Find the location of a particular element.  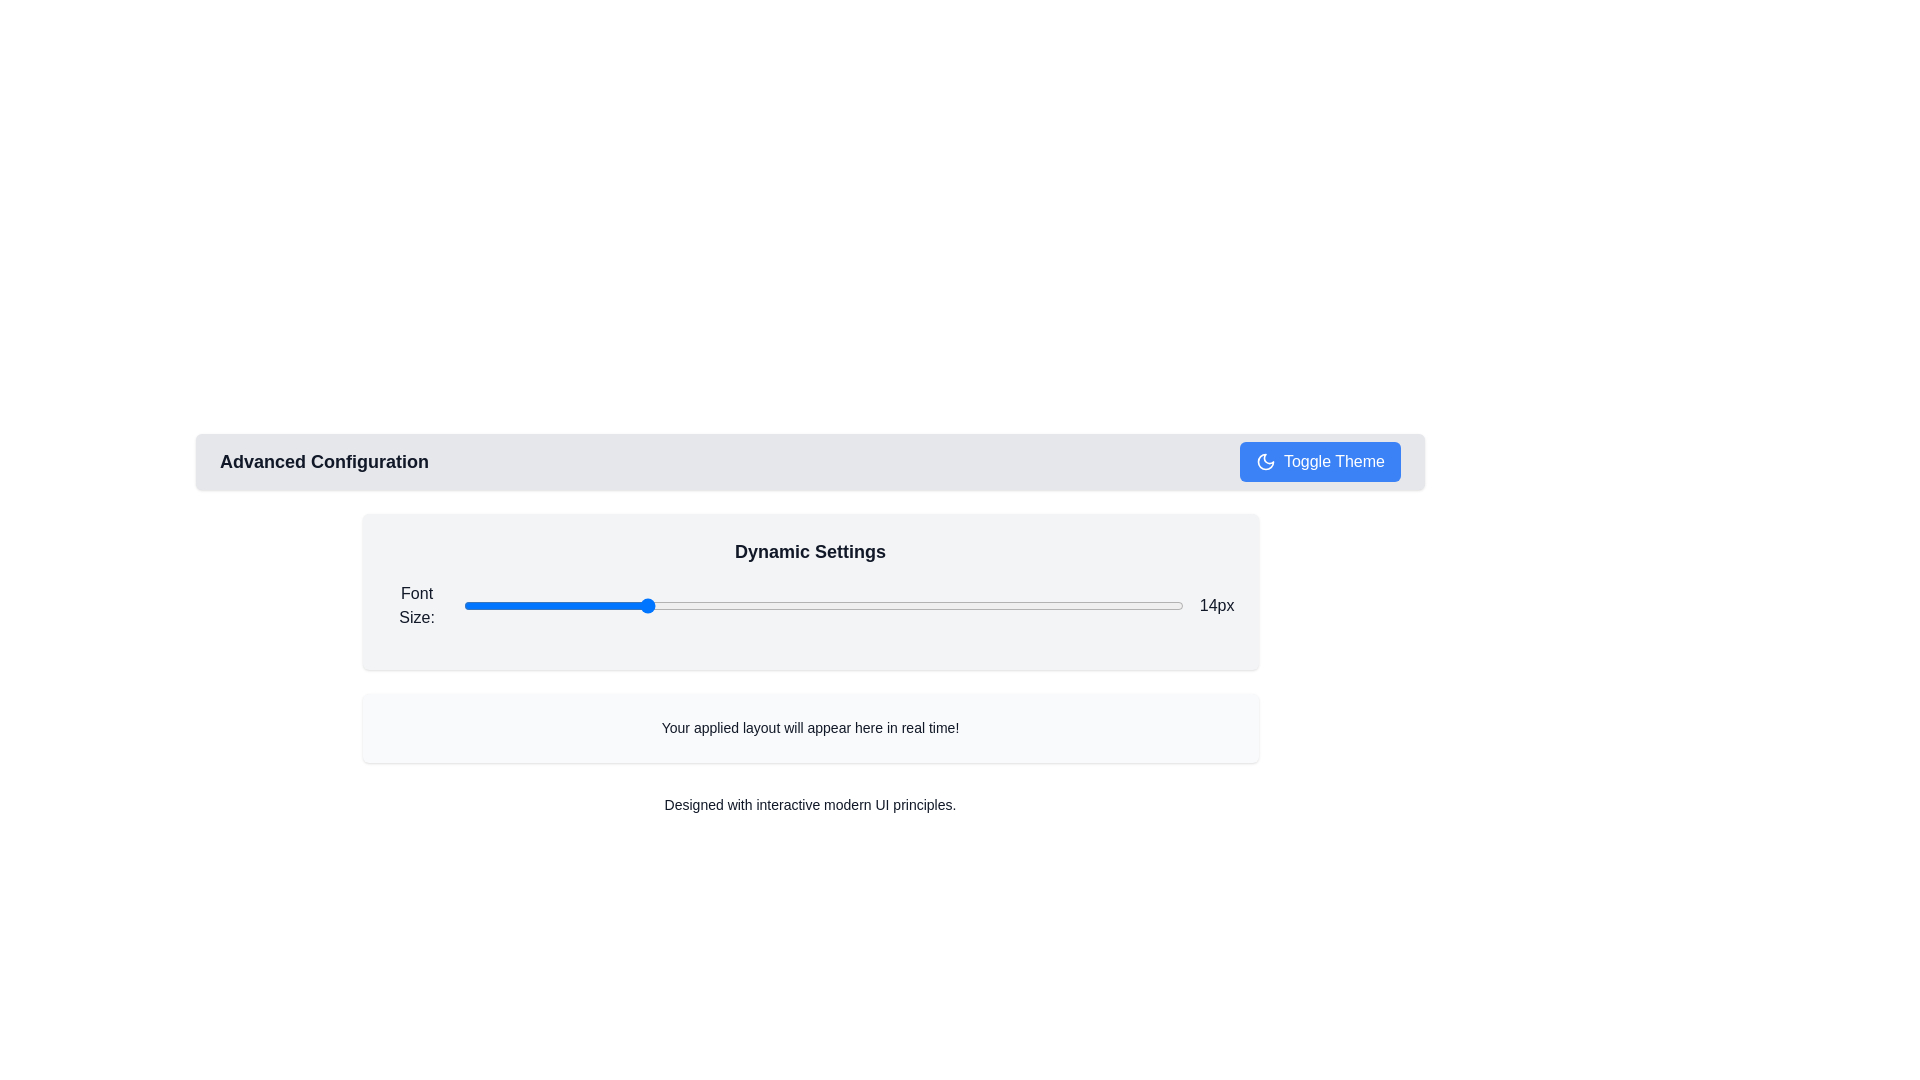

the font size is located at coordinates (732, 604).